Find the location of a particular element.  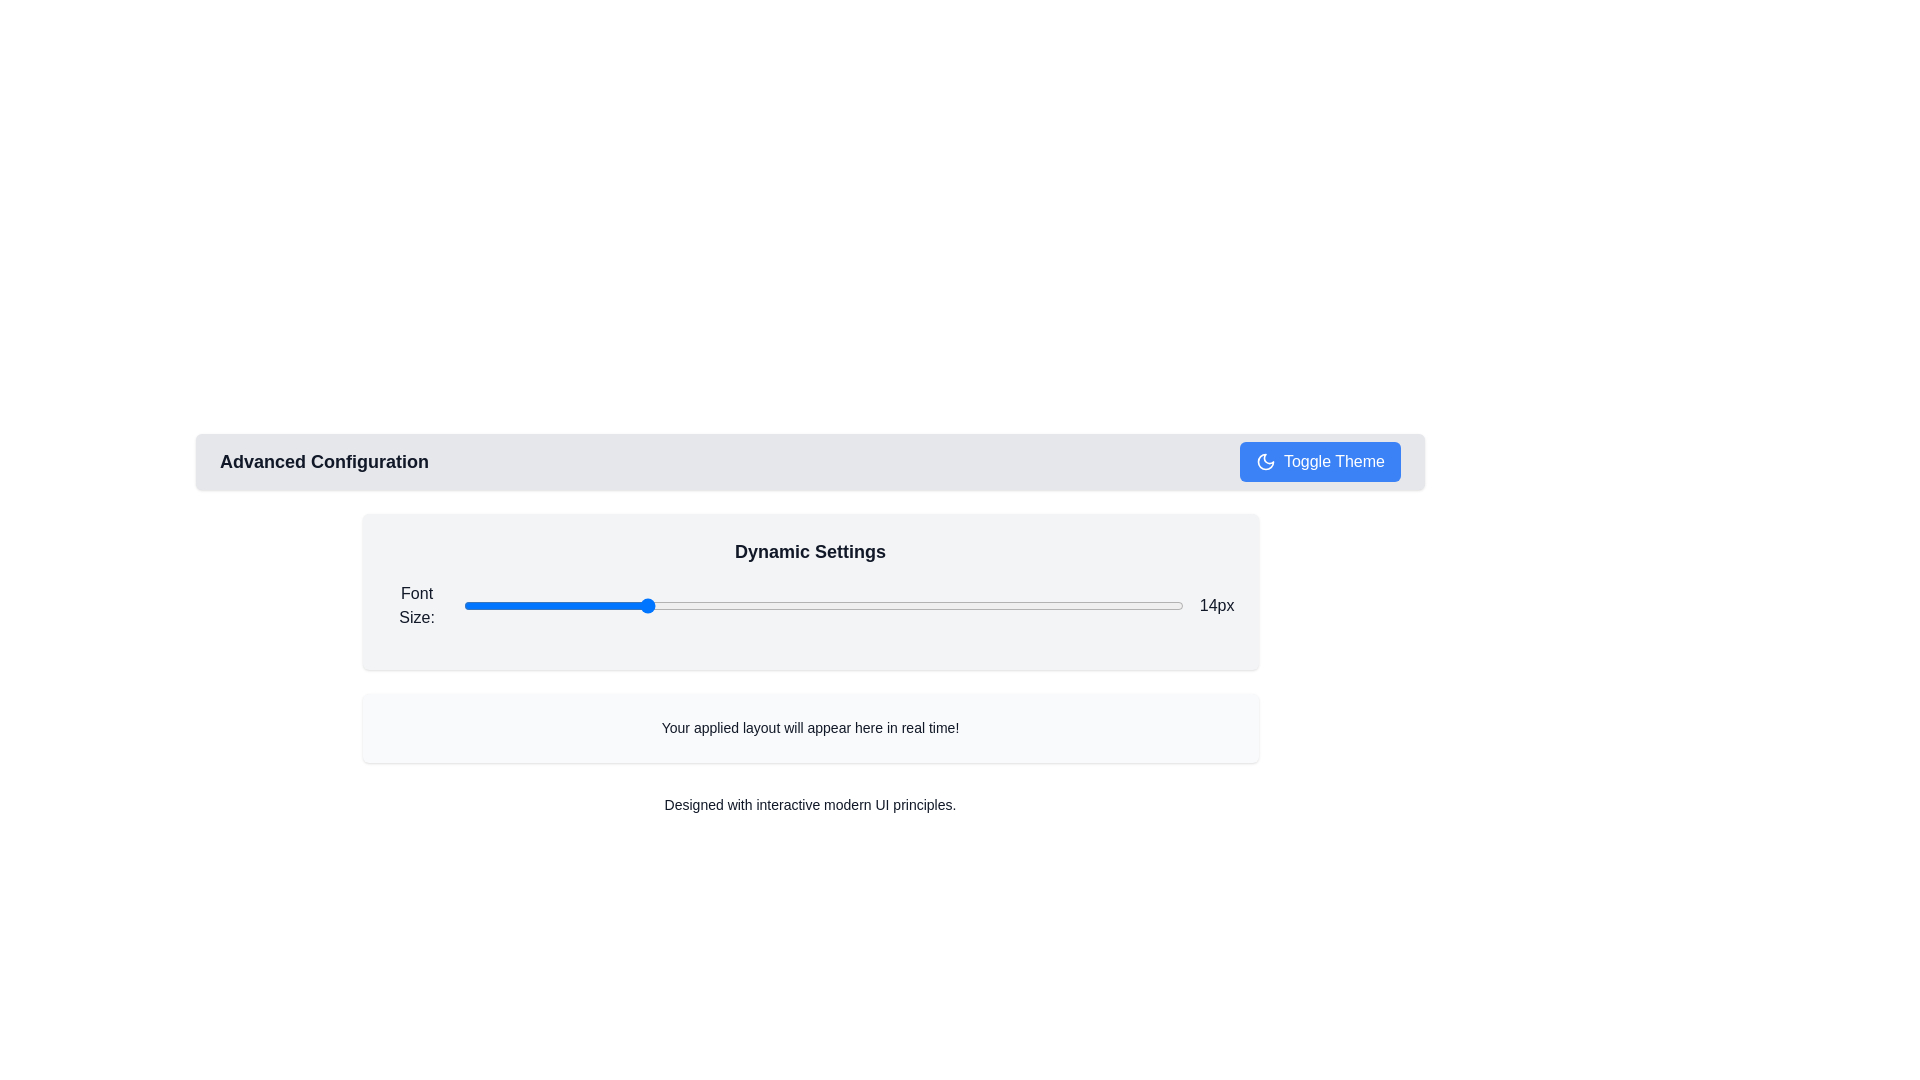

the font size is located at coordinates (732, 604).